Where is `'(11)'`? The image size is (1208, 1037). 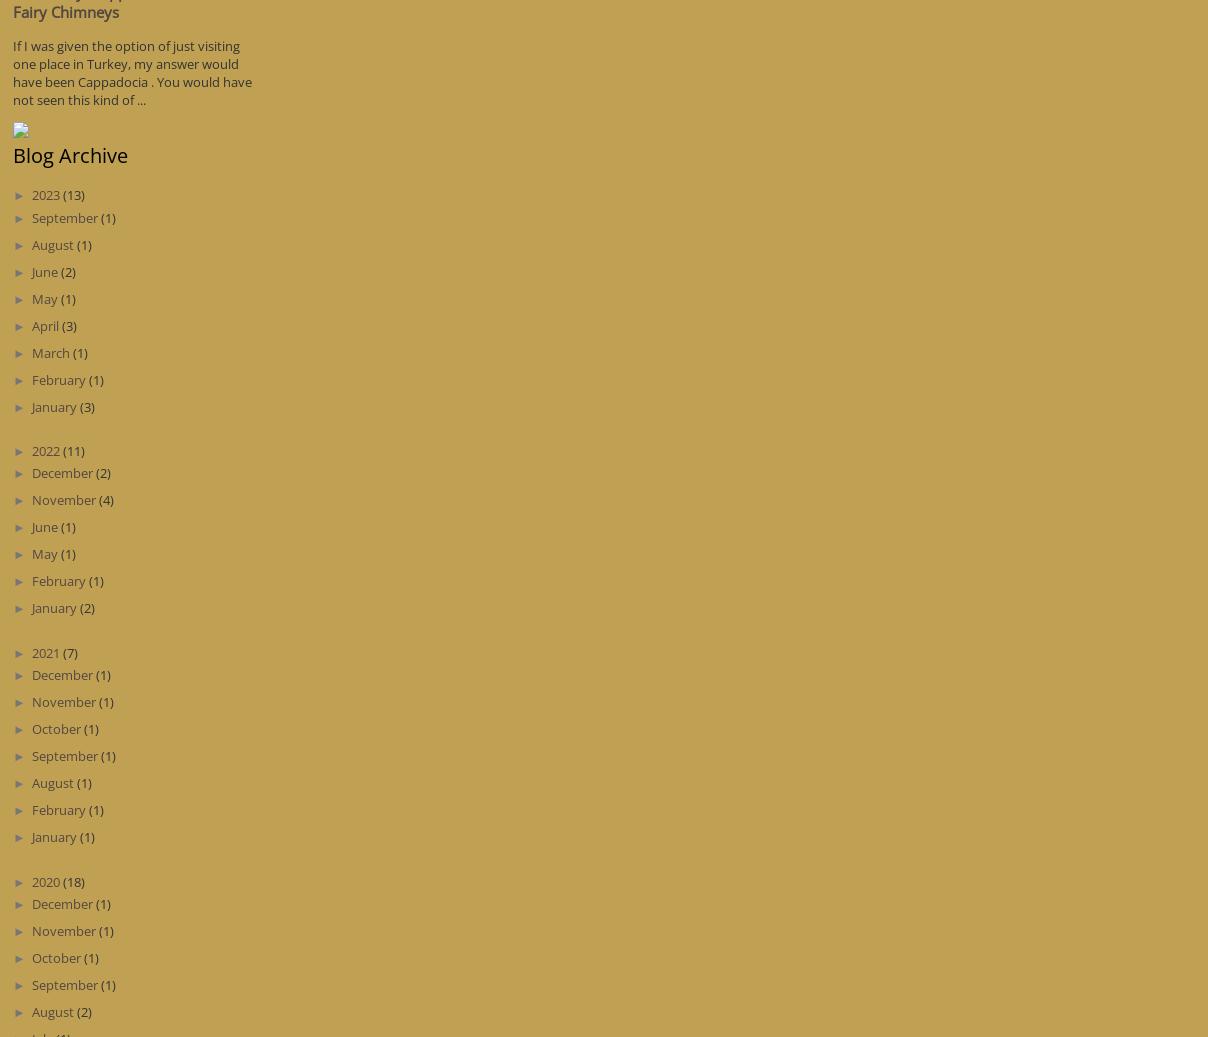
'(11)' is located at coordinates (71, 448).